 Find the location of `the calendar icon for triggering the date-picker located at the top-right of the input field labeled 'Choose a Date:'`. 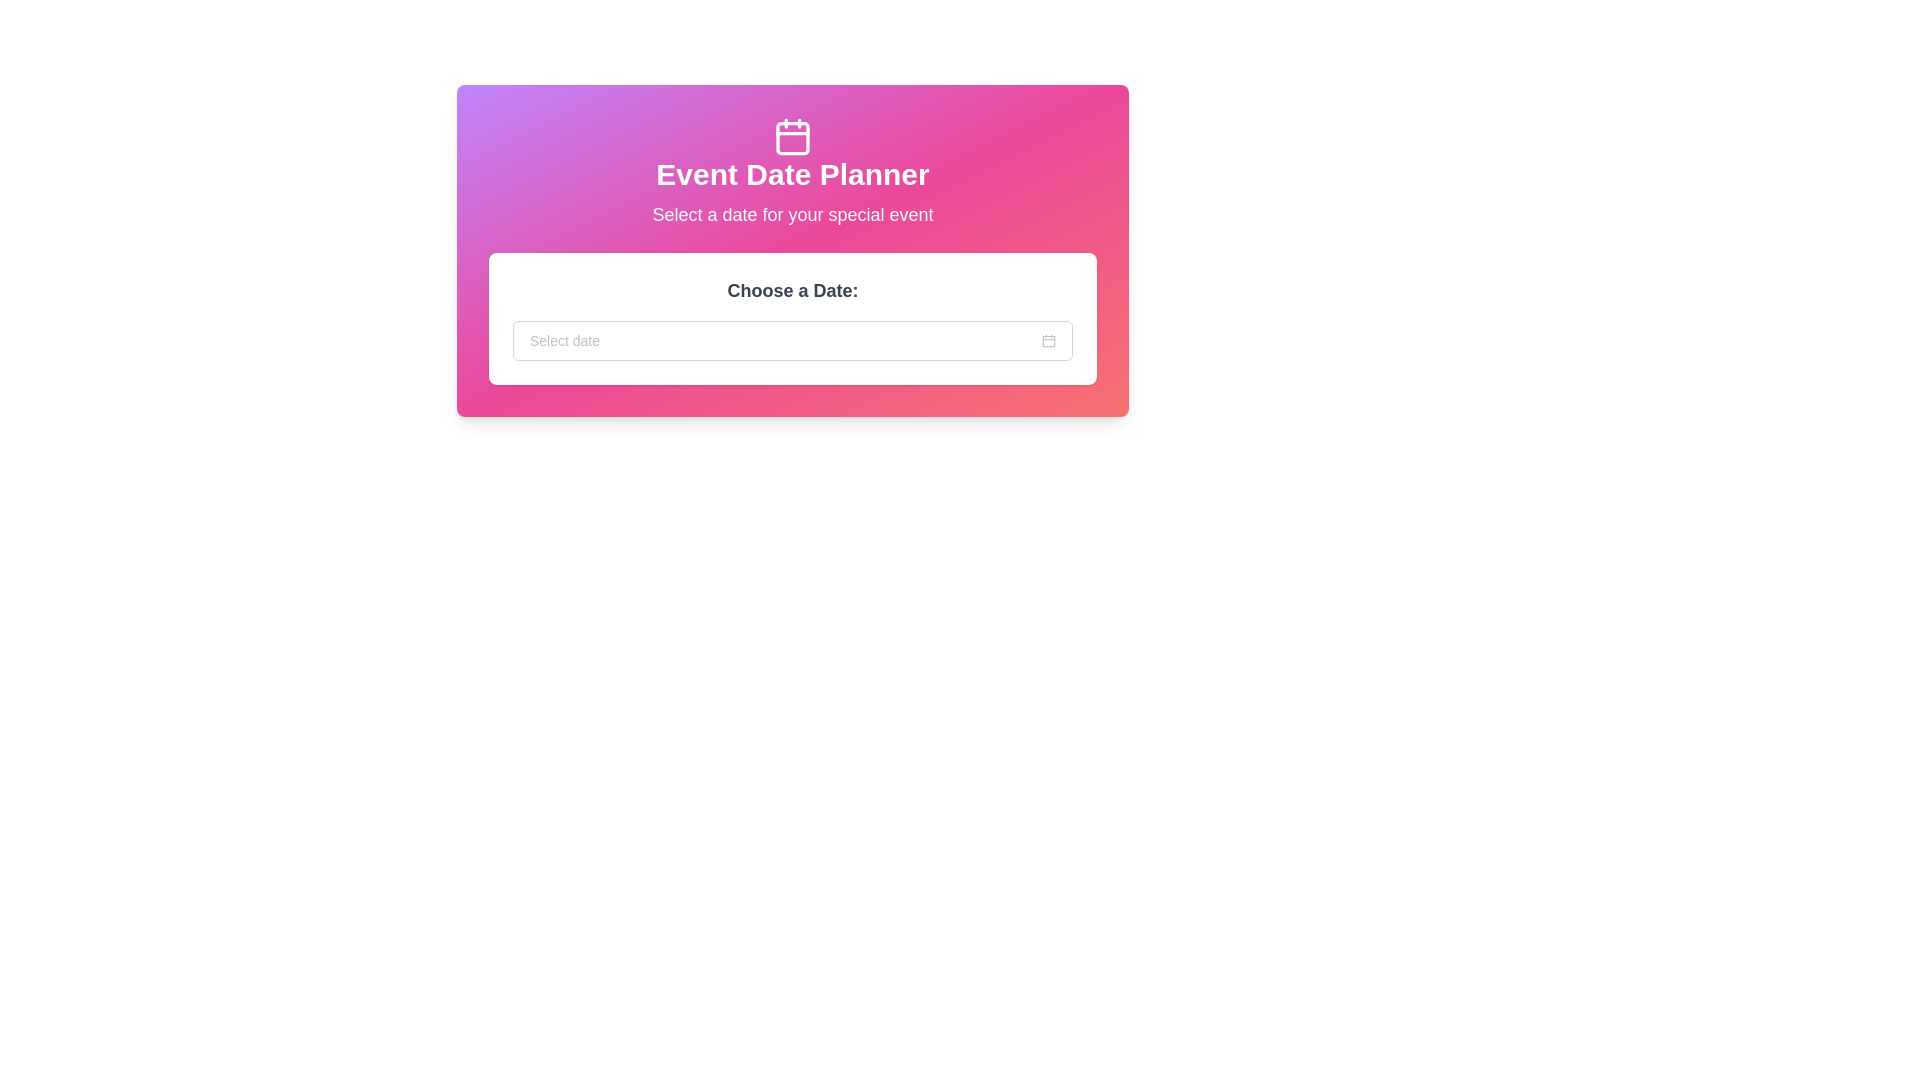

the calendar icon for triggering the date-picker located at the top-right of the input field labeled 'Choose a Date:' is located at coordinates (1048, 339).